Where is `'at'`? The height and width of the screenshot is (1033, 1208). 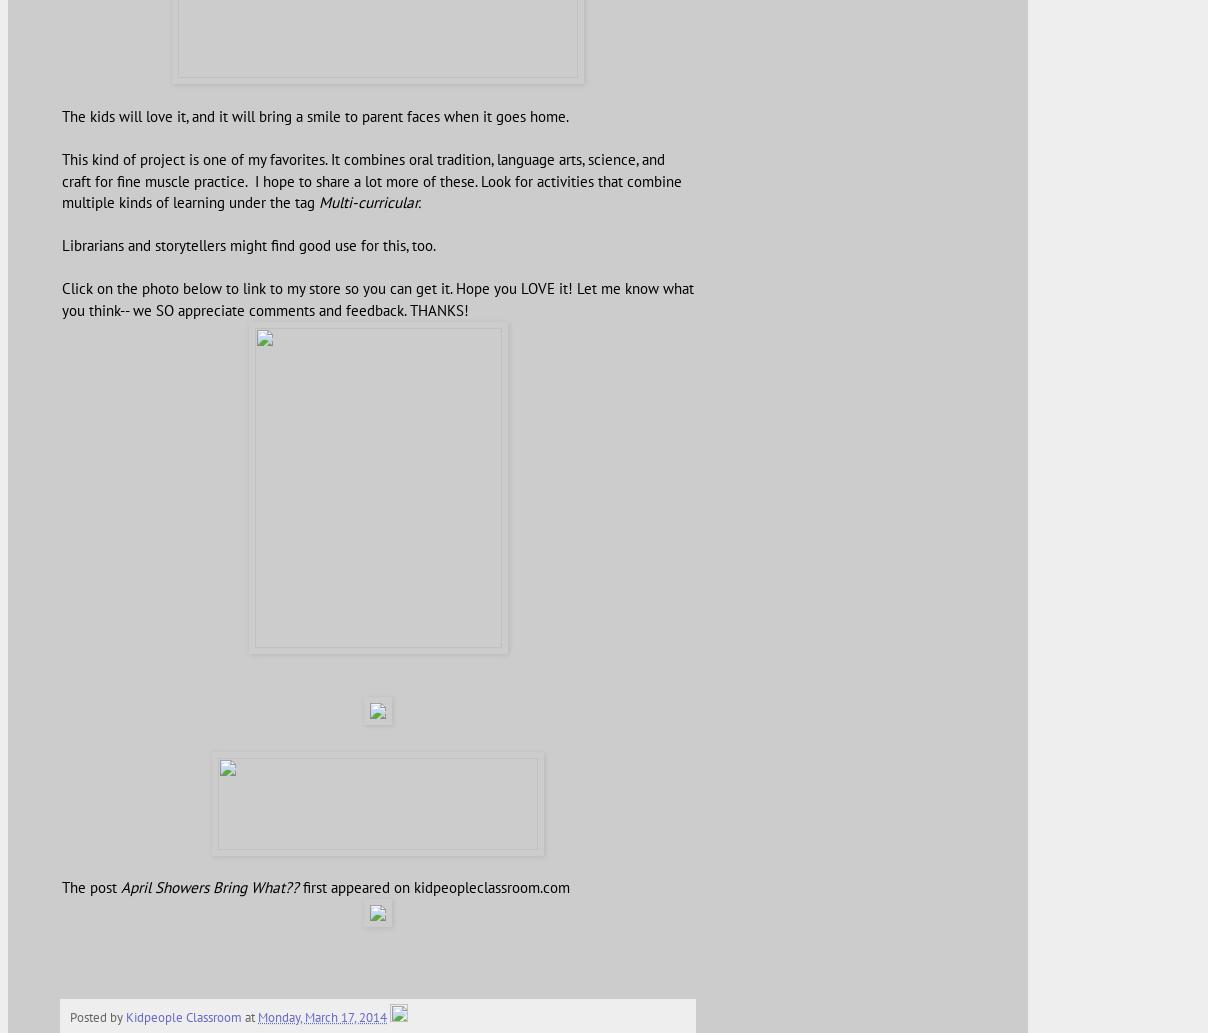 'at' is located at coordinates (244, 1014).